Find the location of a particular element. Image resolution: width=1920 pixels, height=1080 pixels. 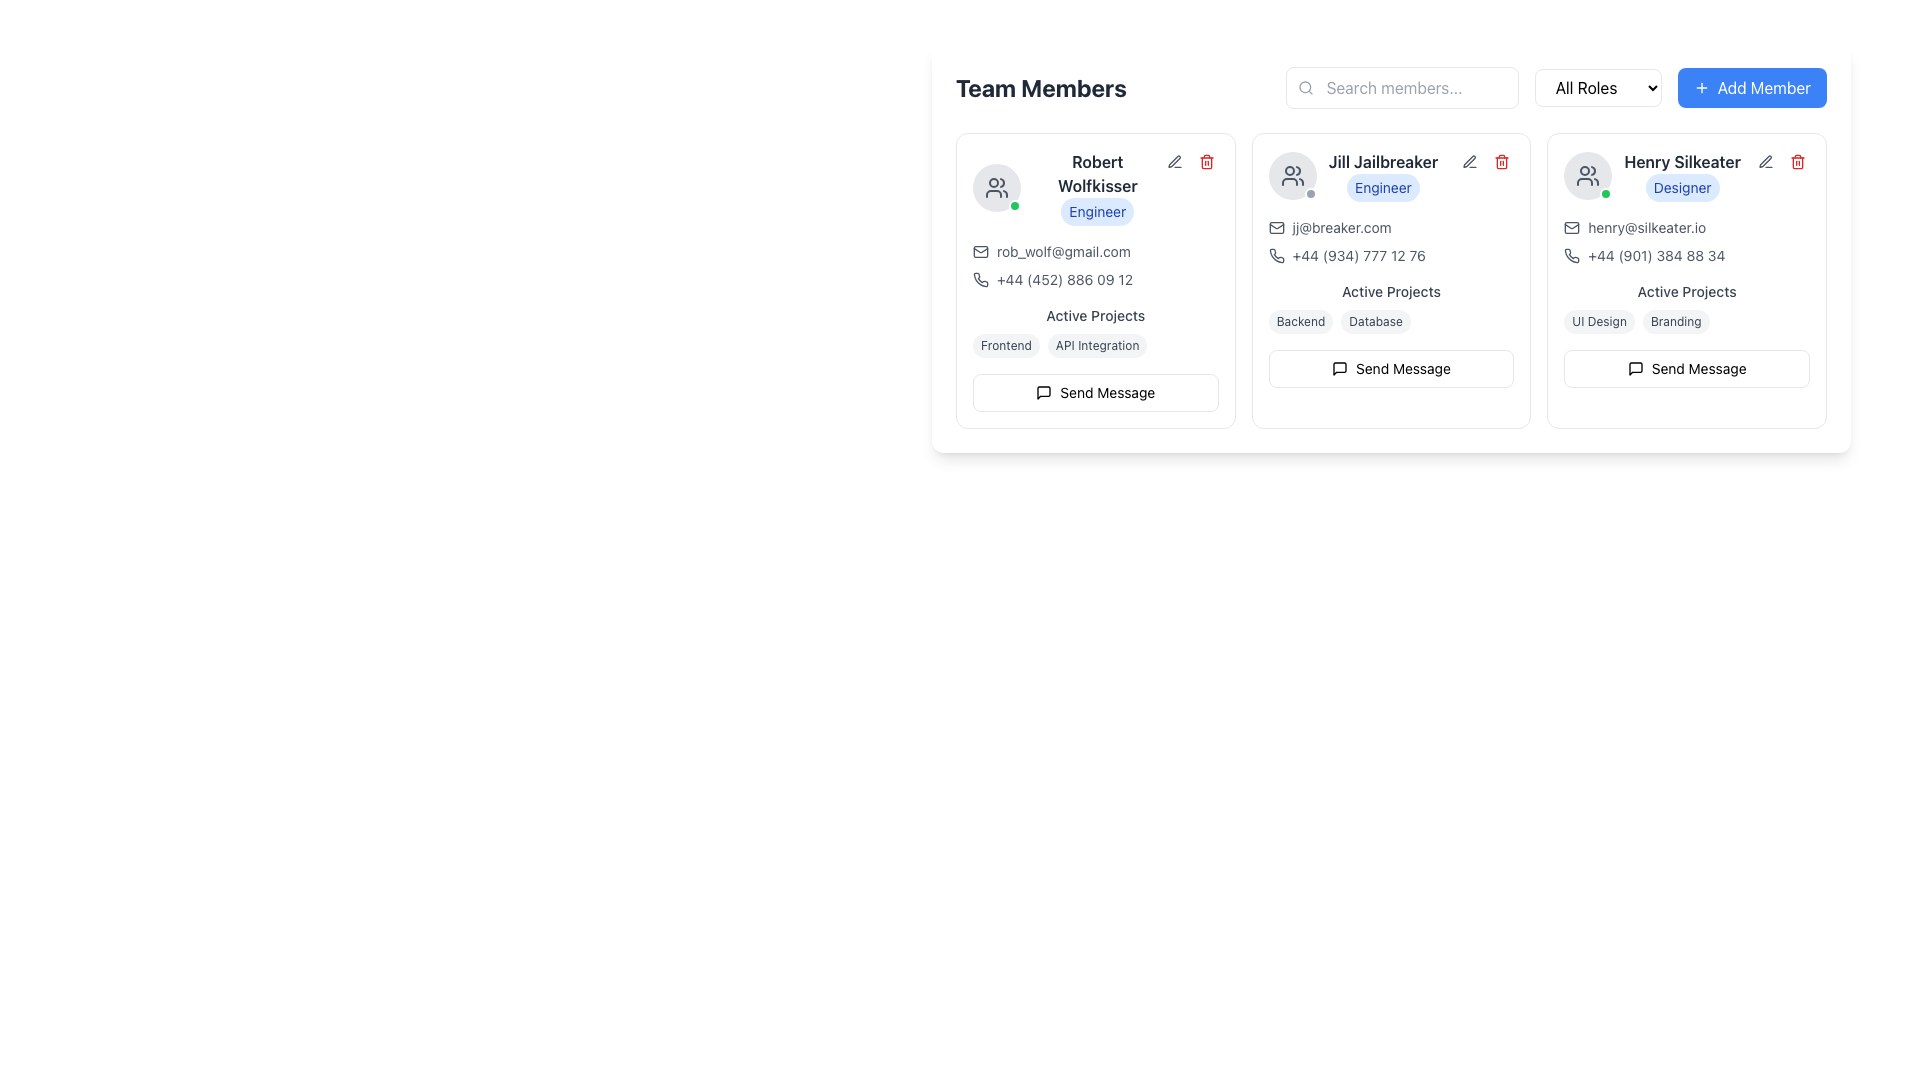

the text label reading 'Active Projects' which is styled with medium weight typography in gray color, positioned within the card for 'Robert Wolfkisser' is located at coordinates (1094, 315).